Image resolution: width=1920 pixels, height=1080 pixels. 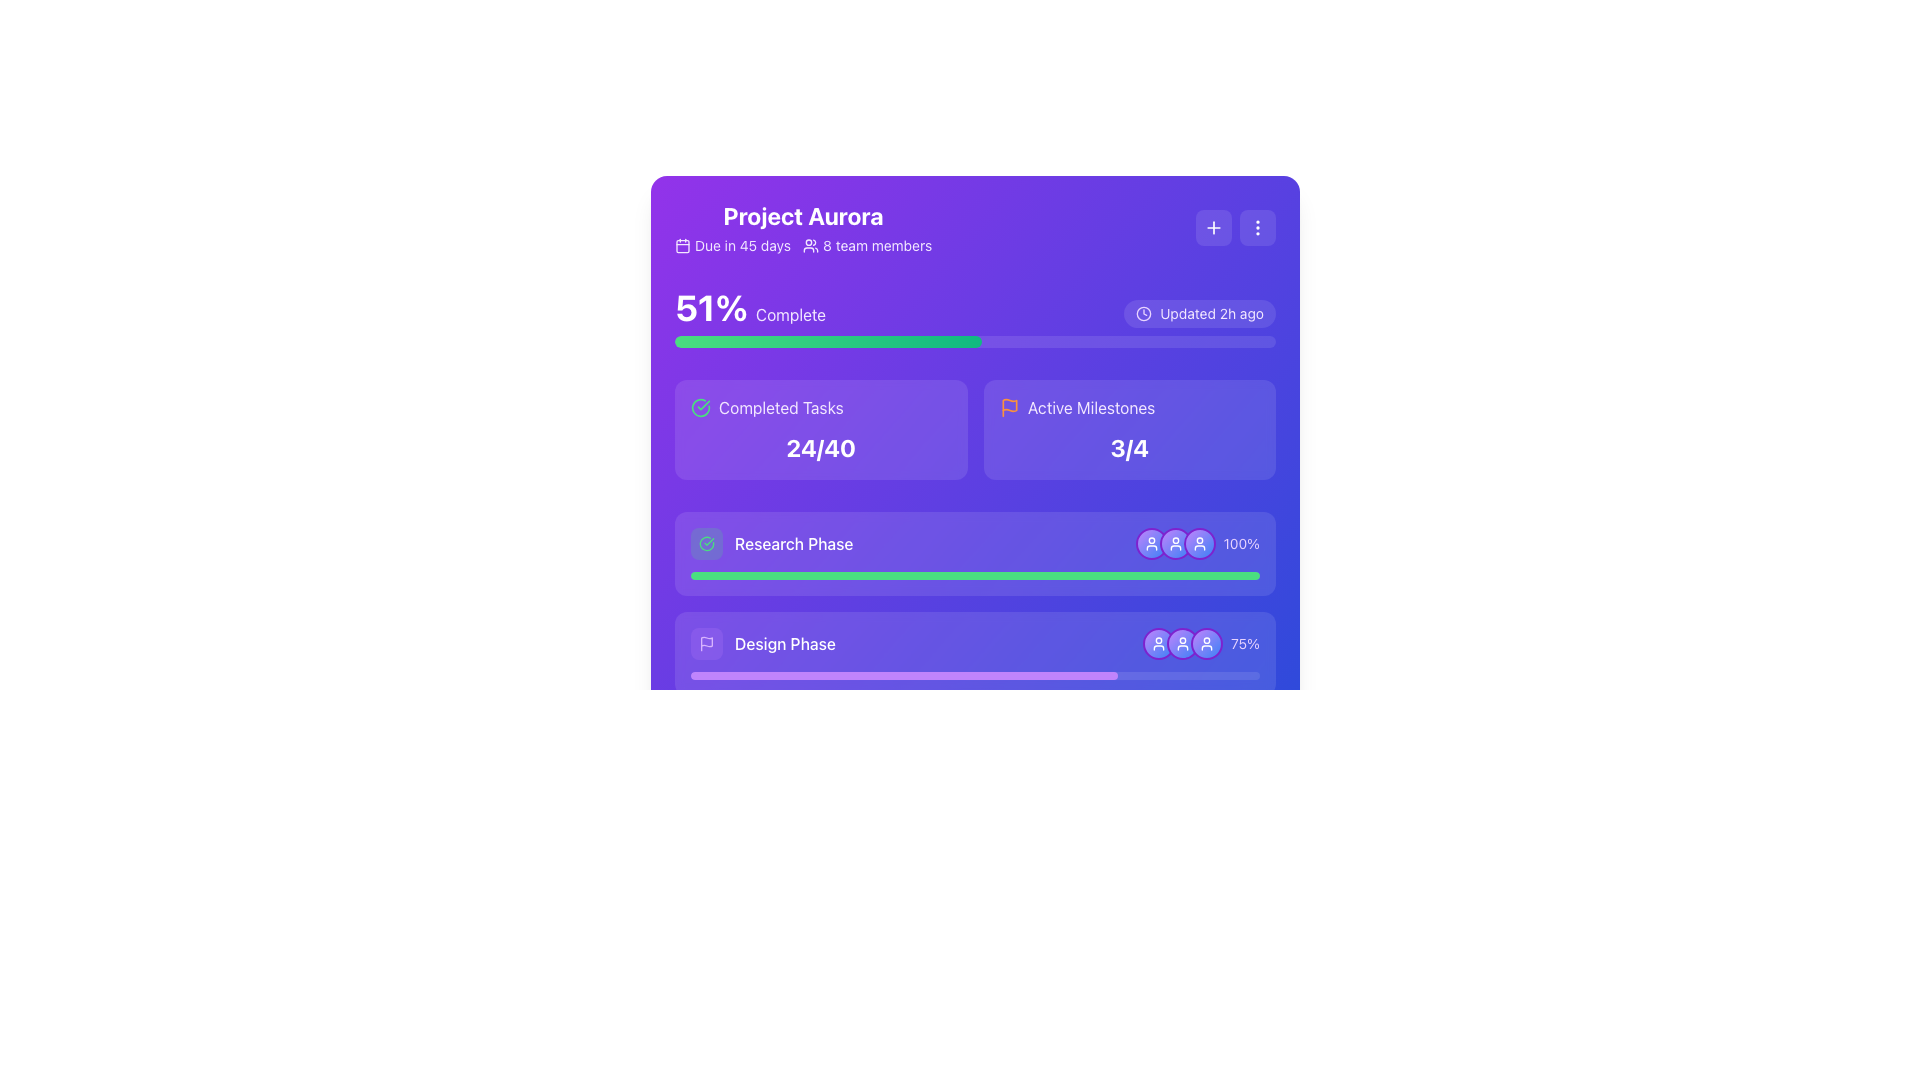 I want to click on the associated progress details of the 'Research Phase' progress component, which shows a completed state with a 100% completion rate, so click(x=975, y=554).